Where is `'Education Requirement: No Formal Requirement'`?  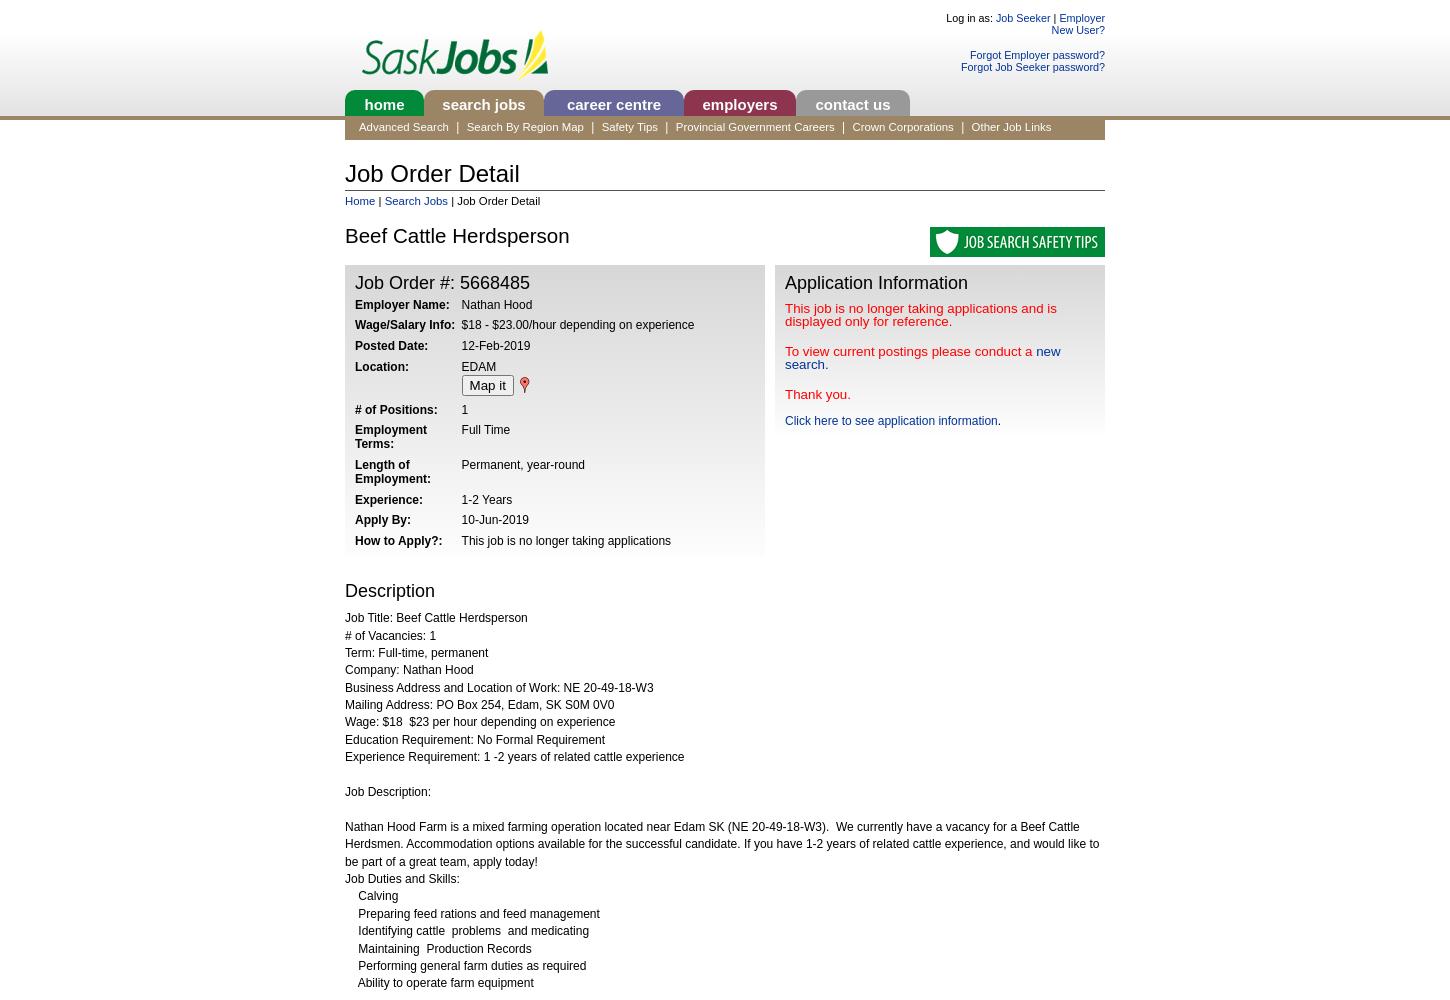
'Education Requirement: No Formal Requirement' is located at coordinates (474, 738).